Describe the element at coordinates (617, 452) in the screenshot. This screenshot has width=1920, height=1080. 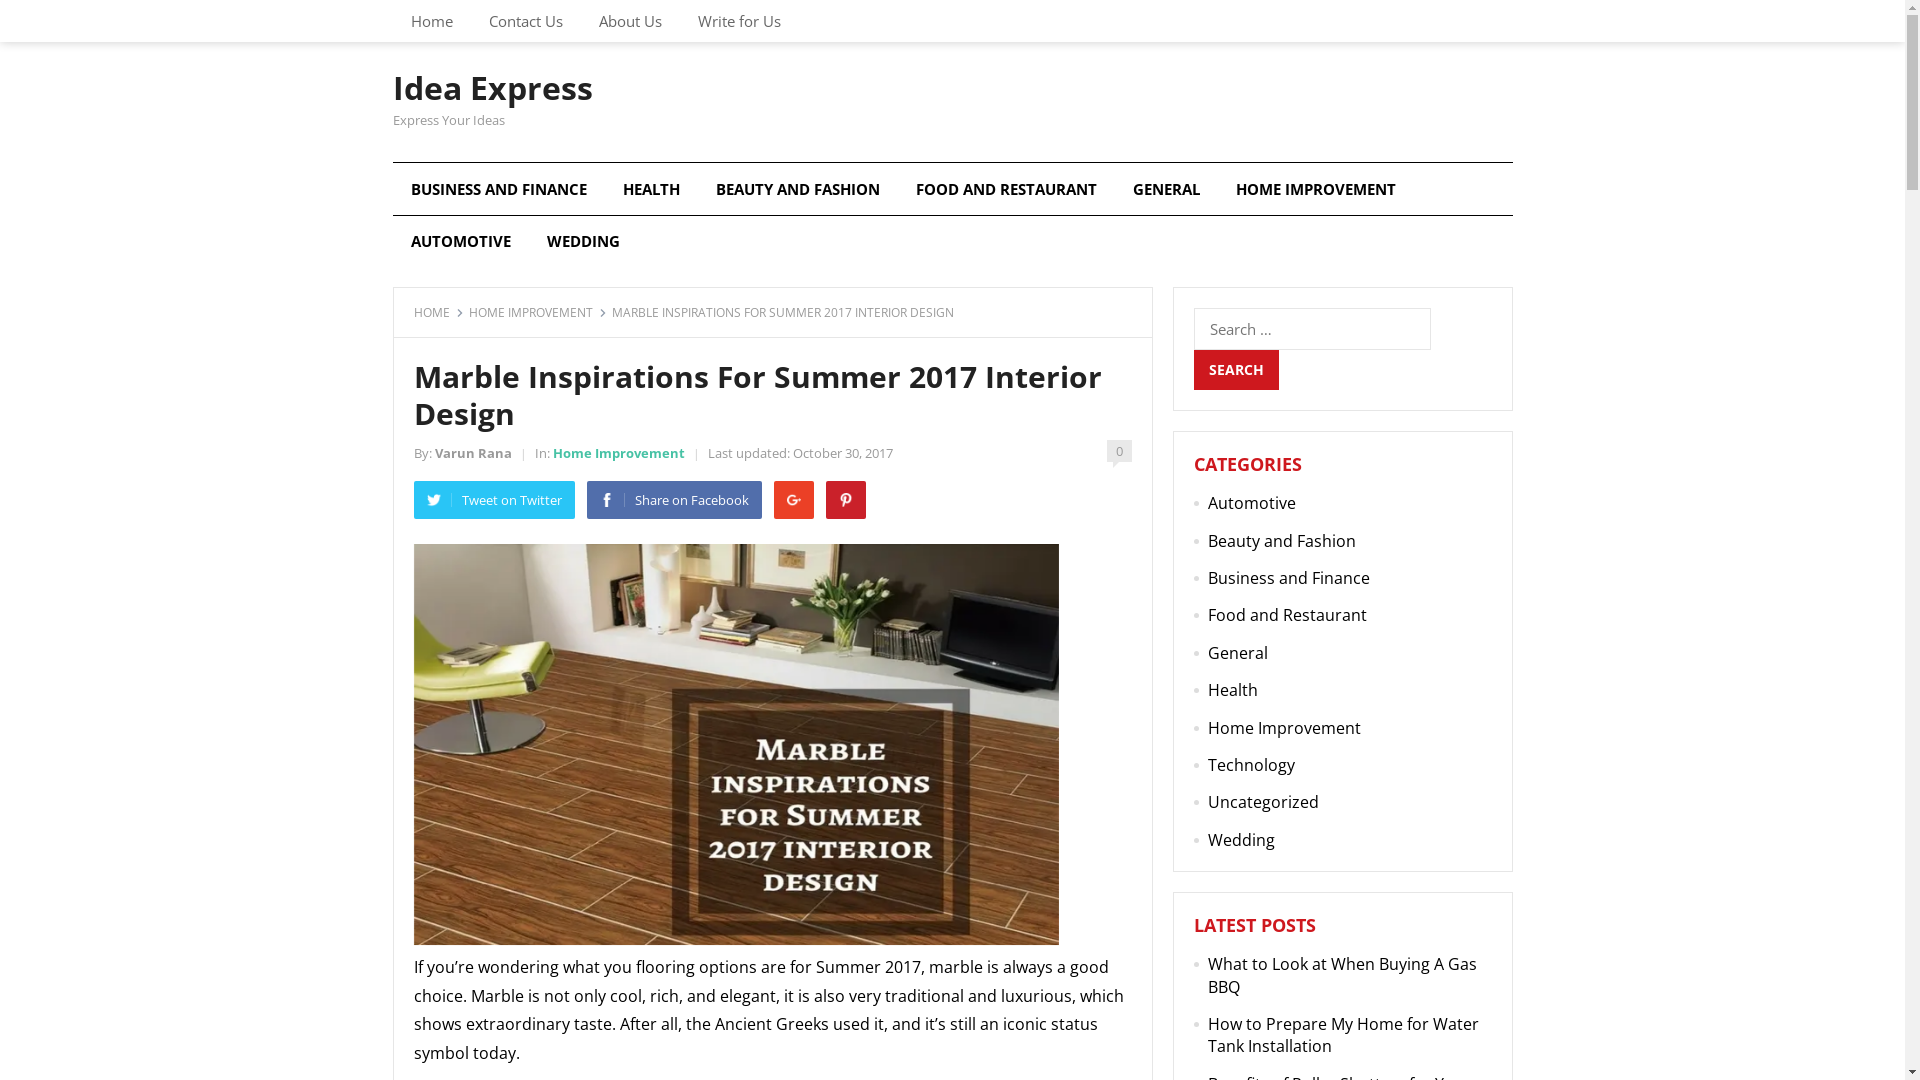
I see `'Home Improvement'` at that location.